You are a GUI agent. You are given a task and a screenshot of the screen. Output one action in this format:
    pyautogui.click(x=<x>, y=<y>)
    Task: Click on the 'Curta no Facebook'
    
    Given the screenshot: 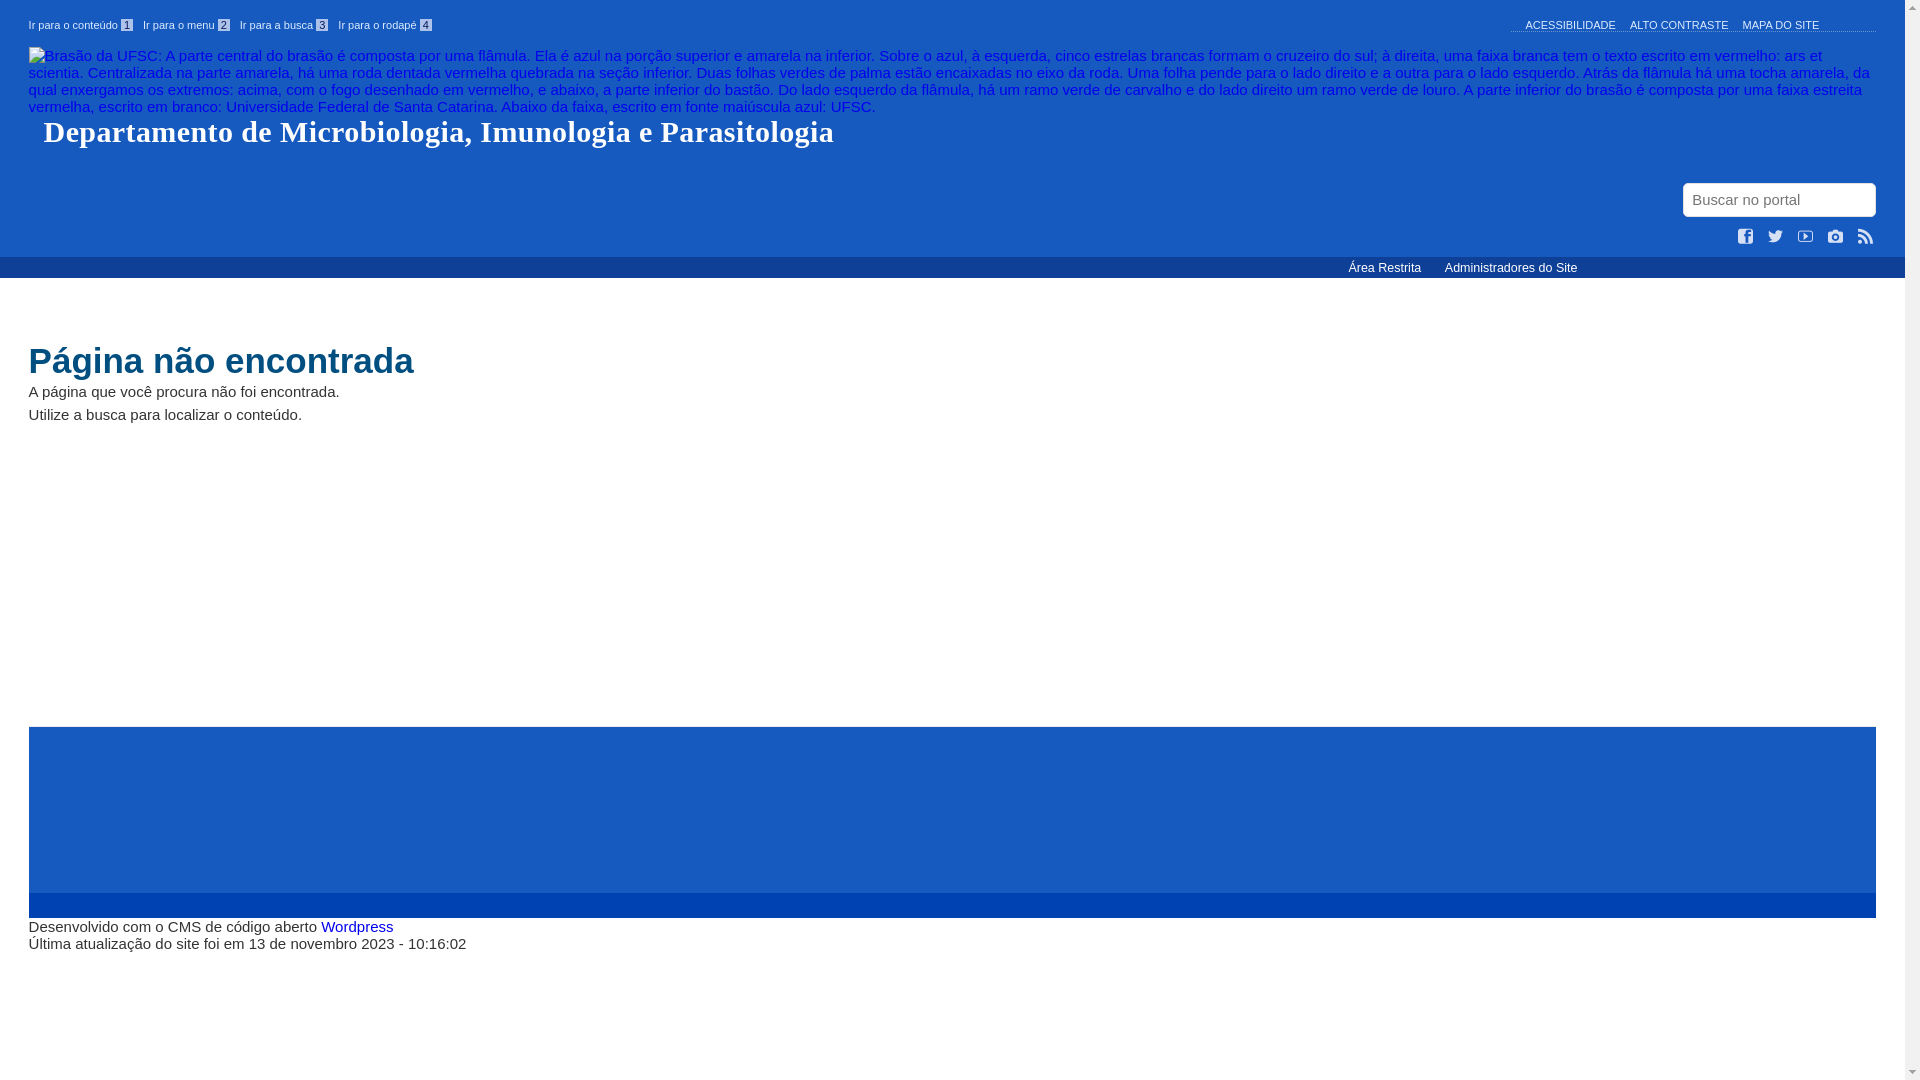 What is the action you would take?
    pyautogui.click(x=1736, y=235)
    